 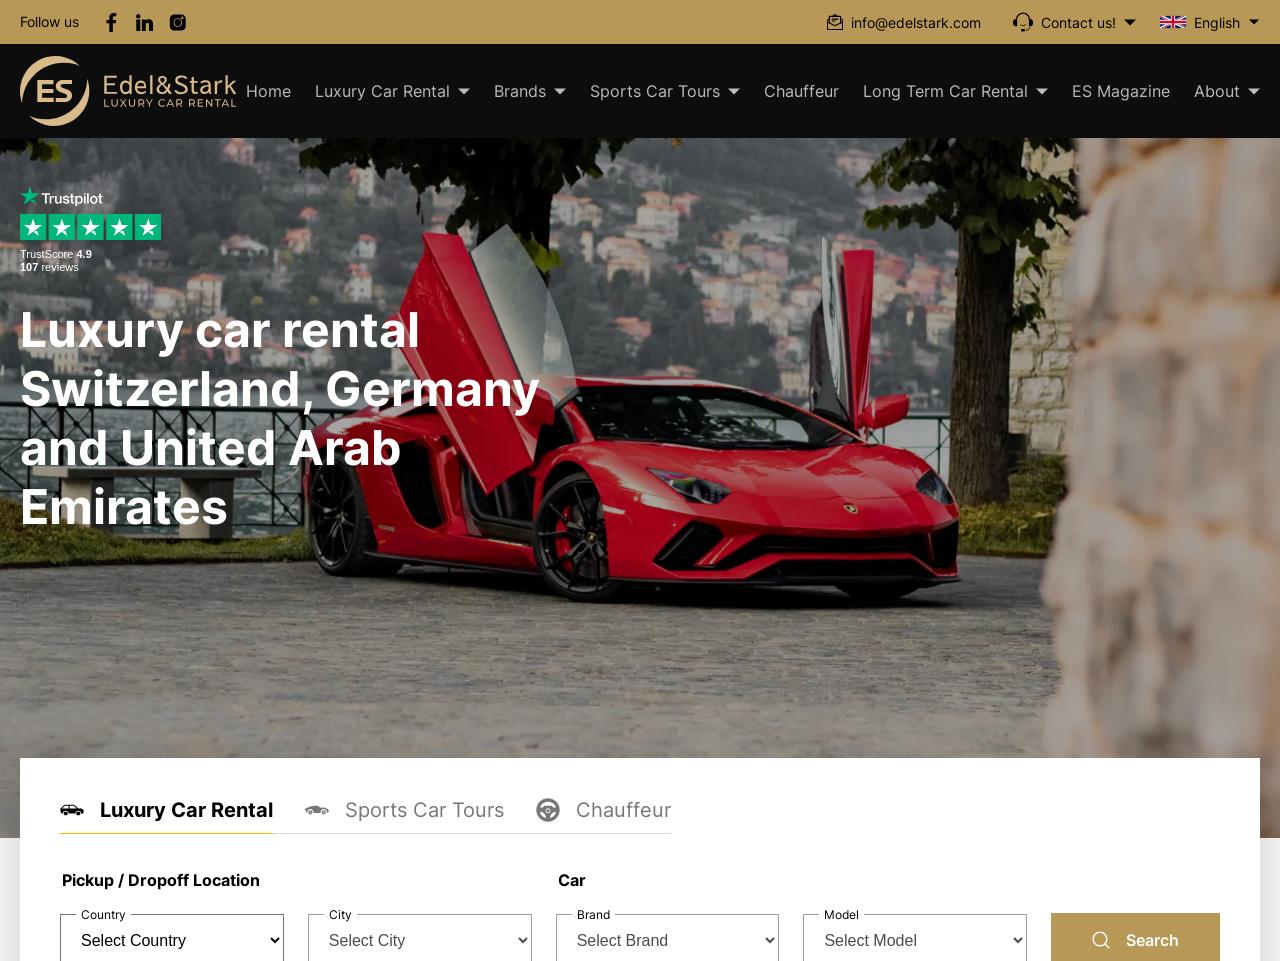 What do you see at coordinates (591, 914) in the screenshot?
I see `'Brand'` at bounding box center [591, 914].